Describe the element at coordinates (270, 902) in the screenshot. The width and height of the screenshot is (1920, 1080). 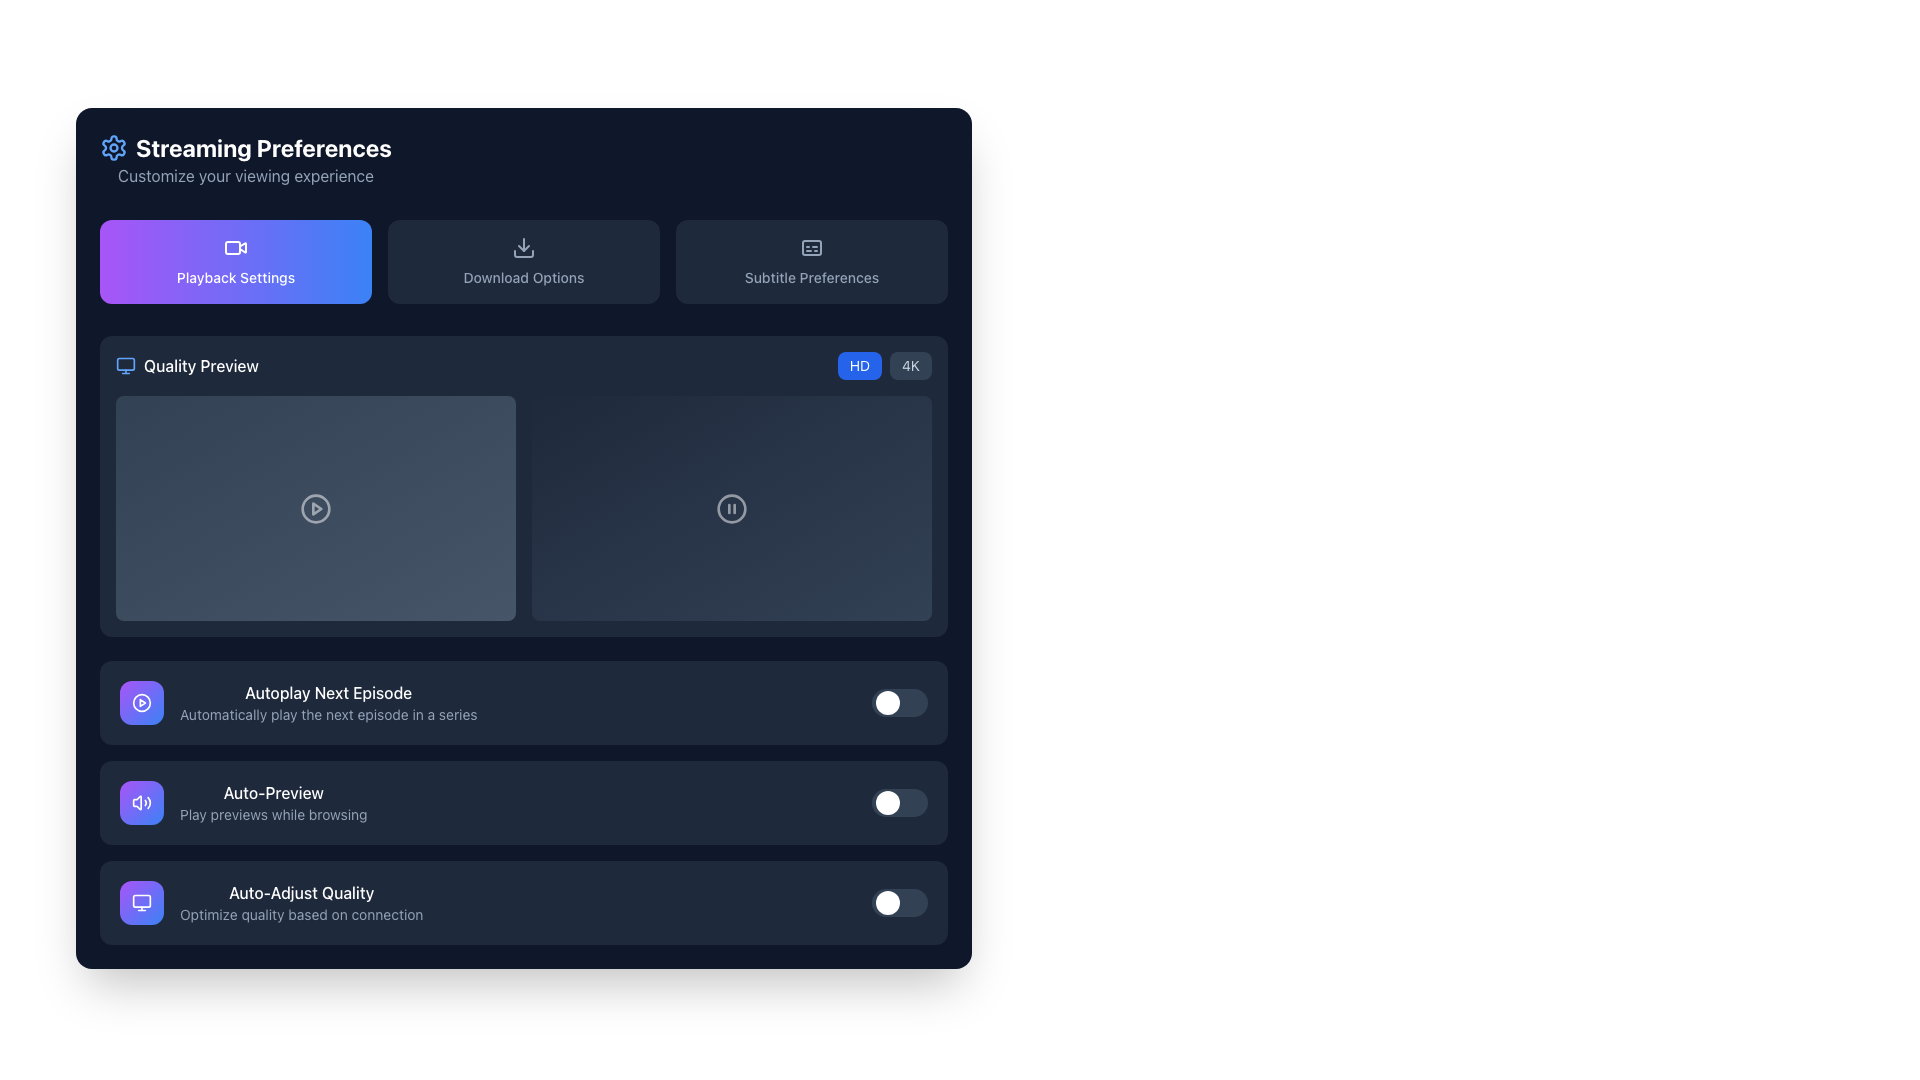
I see `the title 'Auto-Adjust Quality' to possibly reveal a tooltip` at that location.